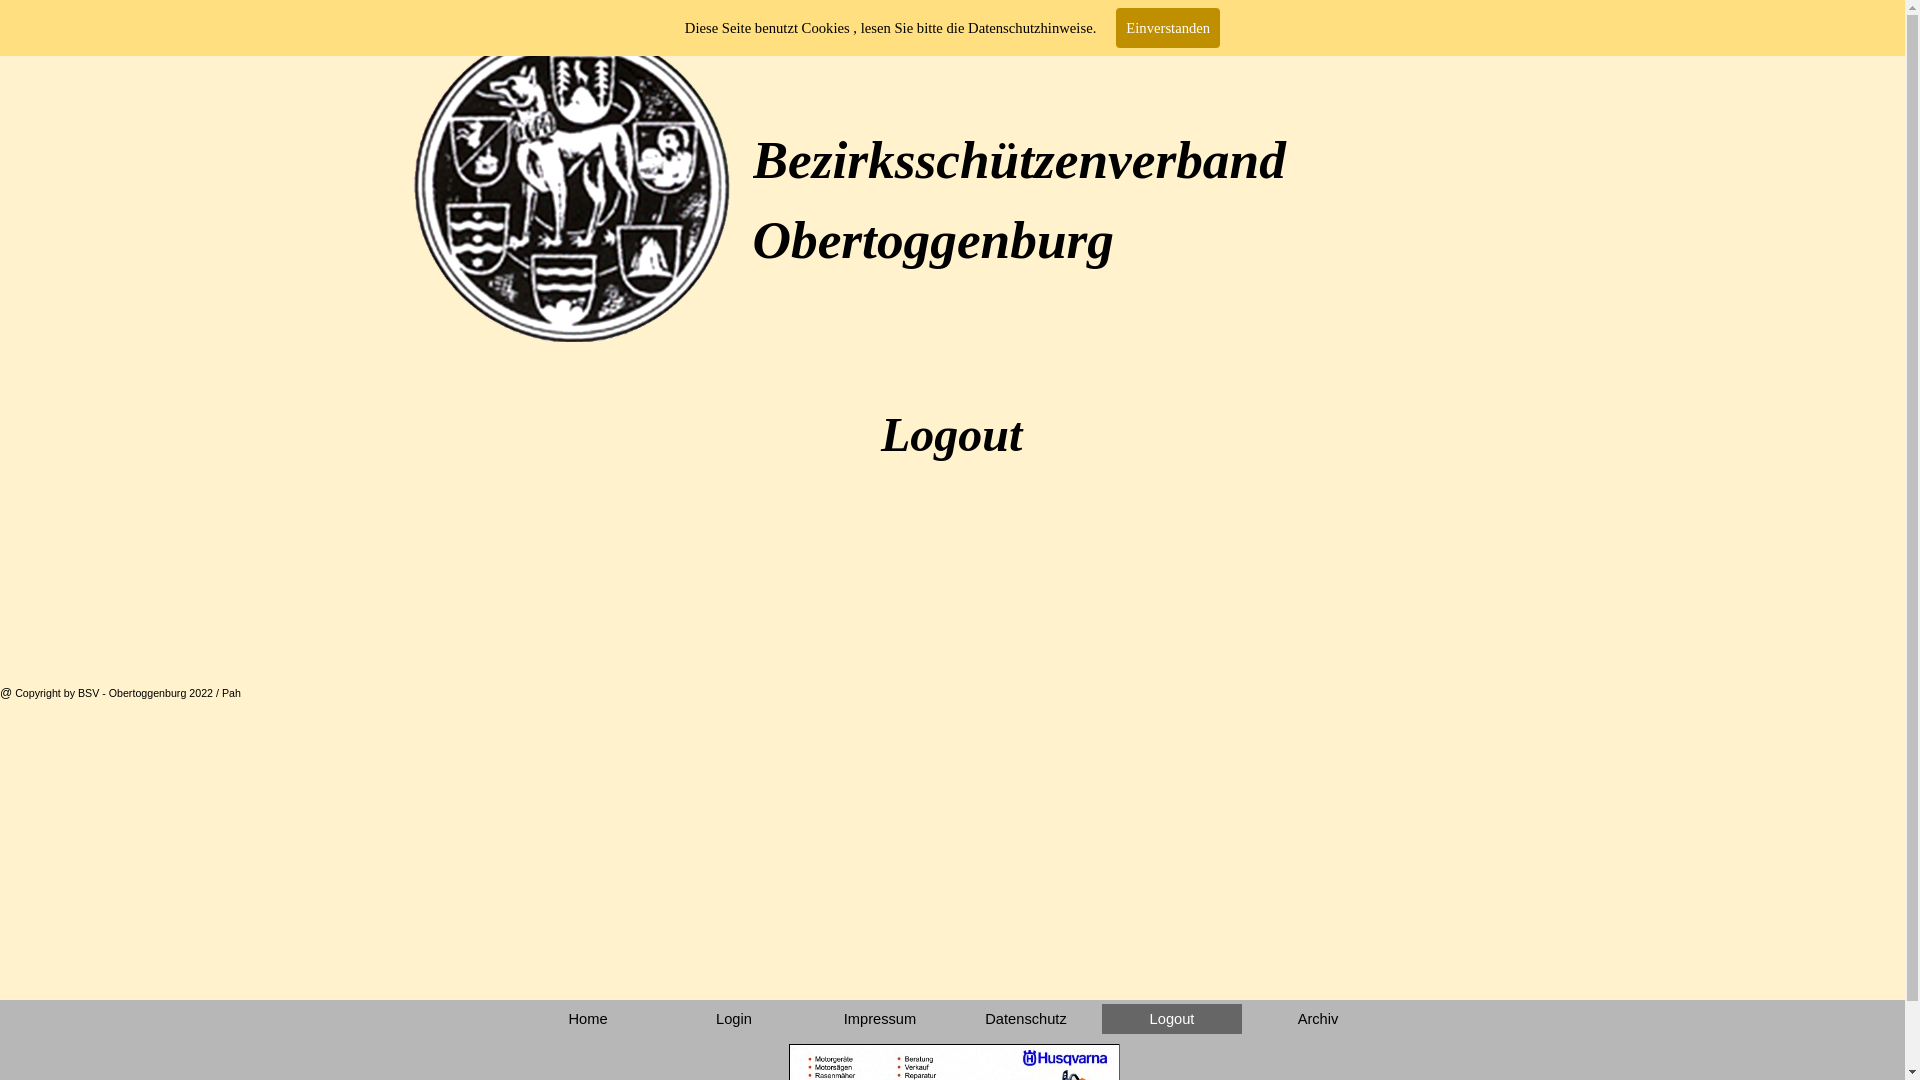  Describe the element at coordinates (1030, 27) in the screenshot. I see `'Datenschutzhinweise'` at that location.